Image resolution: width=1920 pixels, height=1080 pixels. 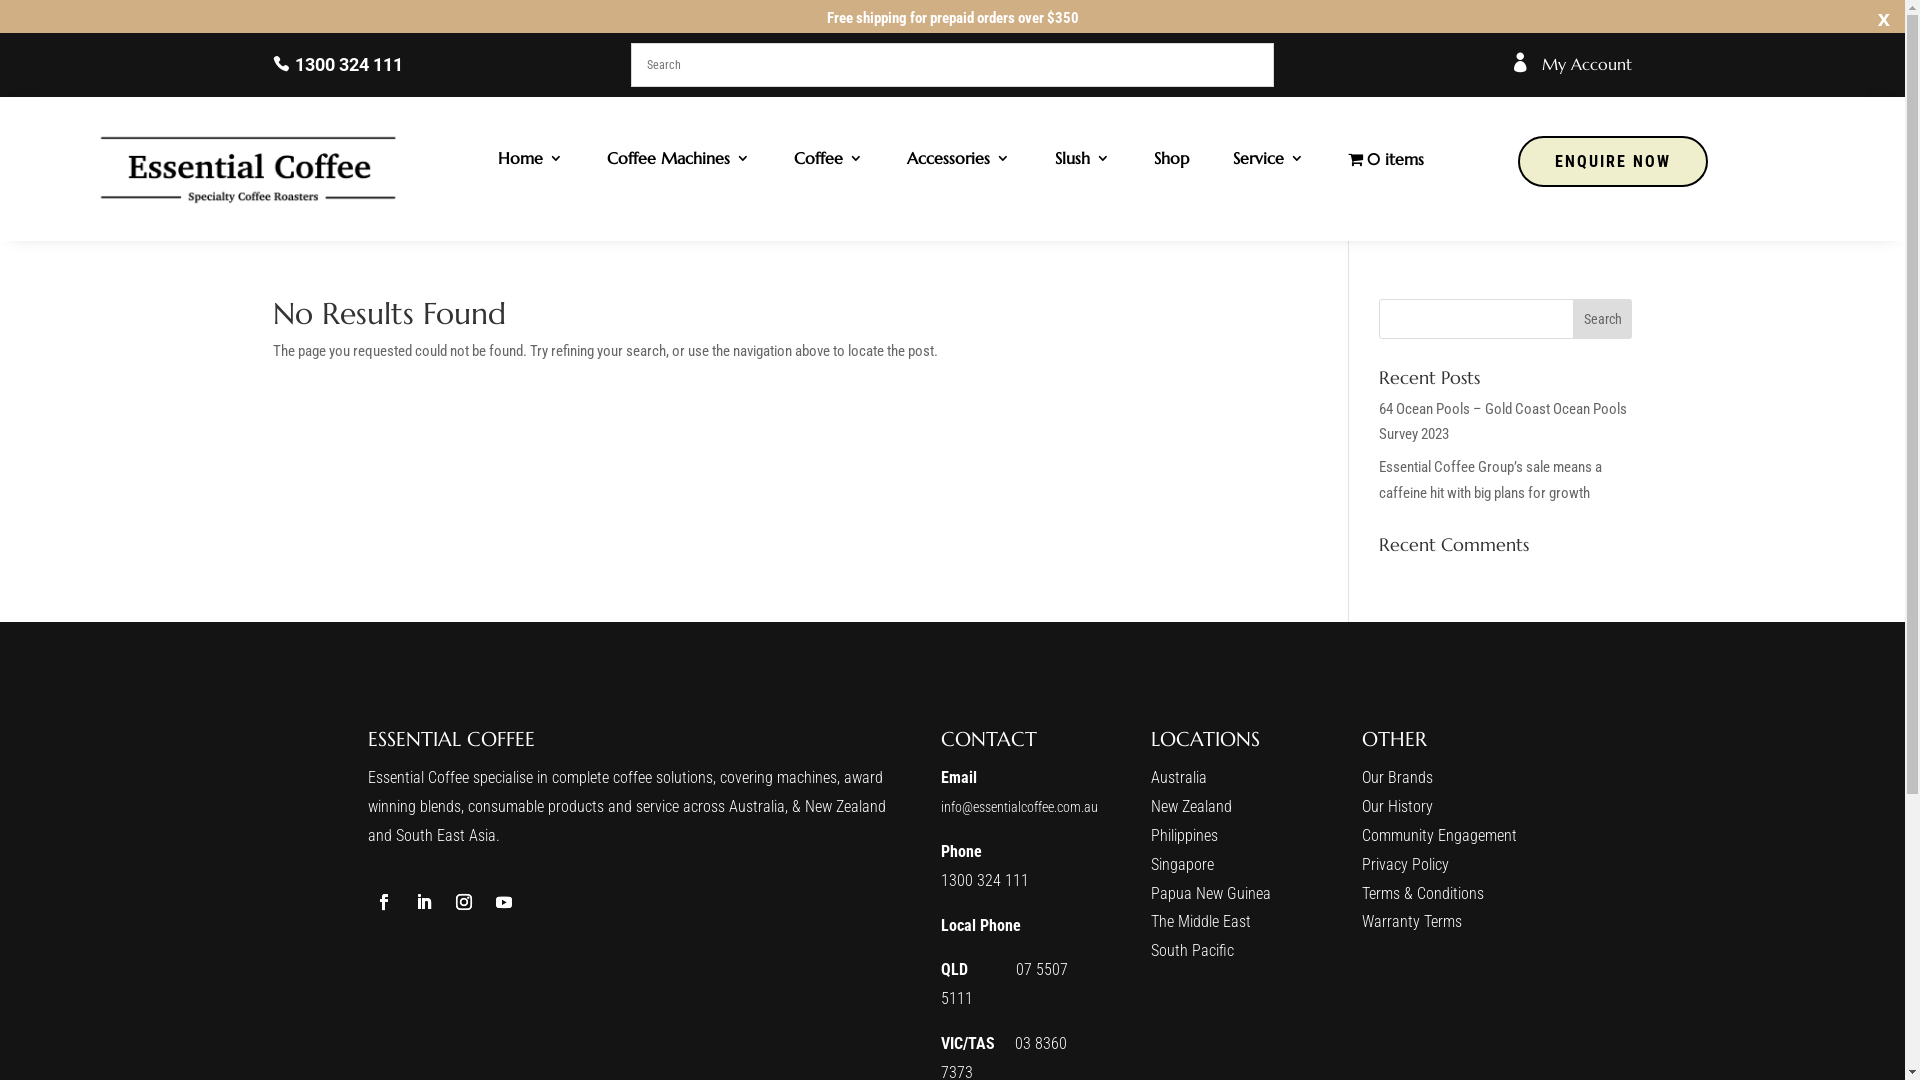 What do you see at coordinates (1232, 161) in the screenshot?
I see `'Service'` at bounding box center [1232, 161].